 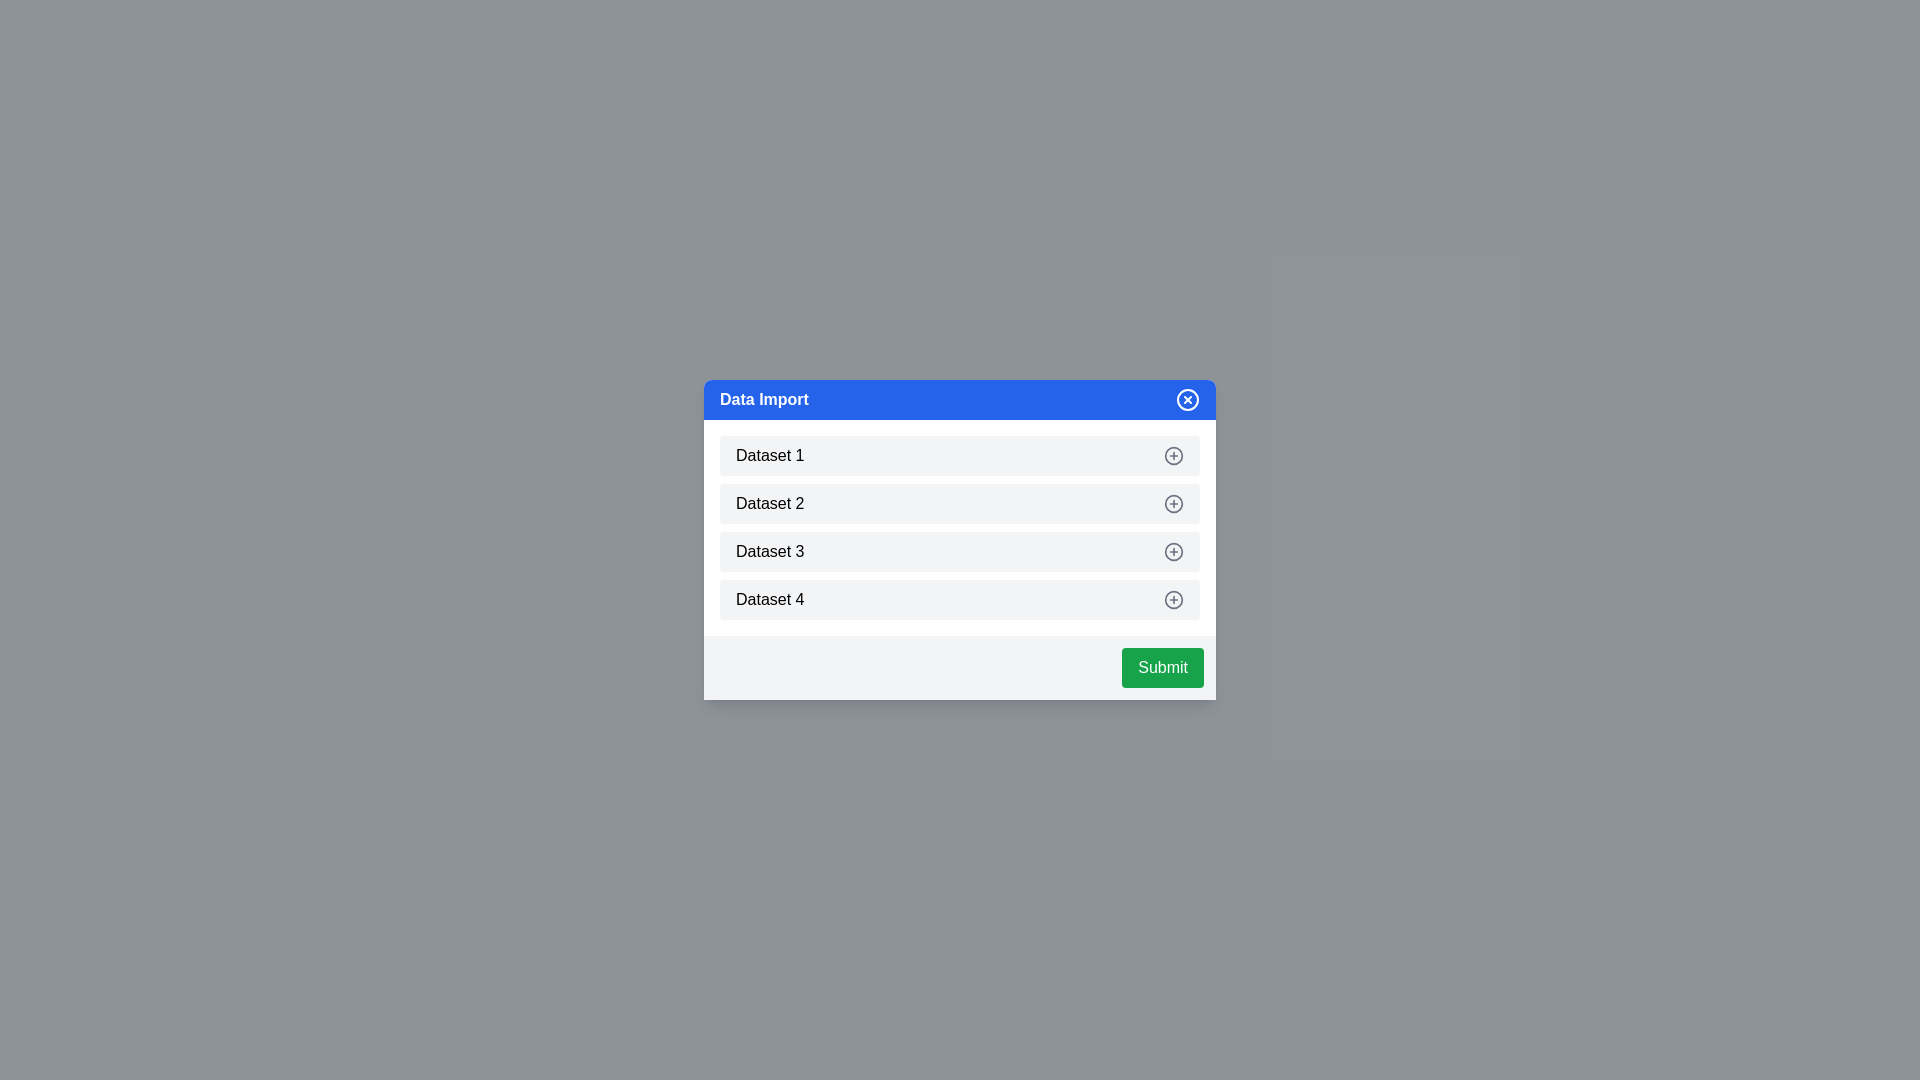 I want to click on the dataset item Dataset 3, so click(x=1174, y=551).